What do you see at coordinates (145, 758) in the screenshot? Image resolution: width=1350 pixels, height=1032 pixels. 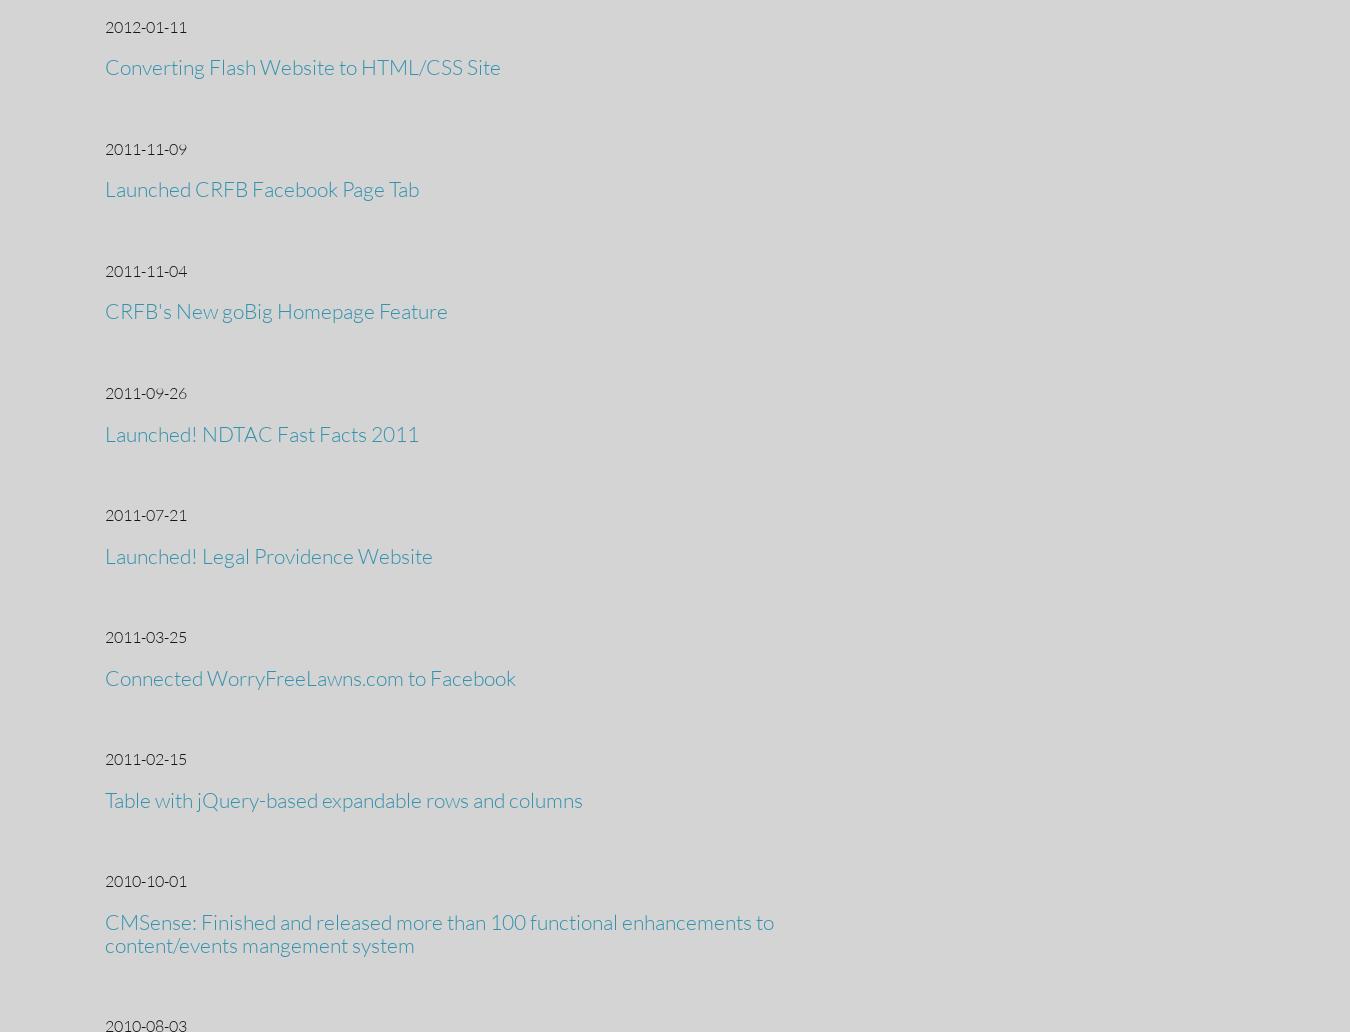 I see `'2011-02-15'` at bounding box center [145, 758].